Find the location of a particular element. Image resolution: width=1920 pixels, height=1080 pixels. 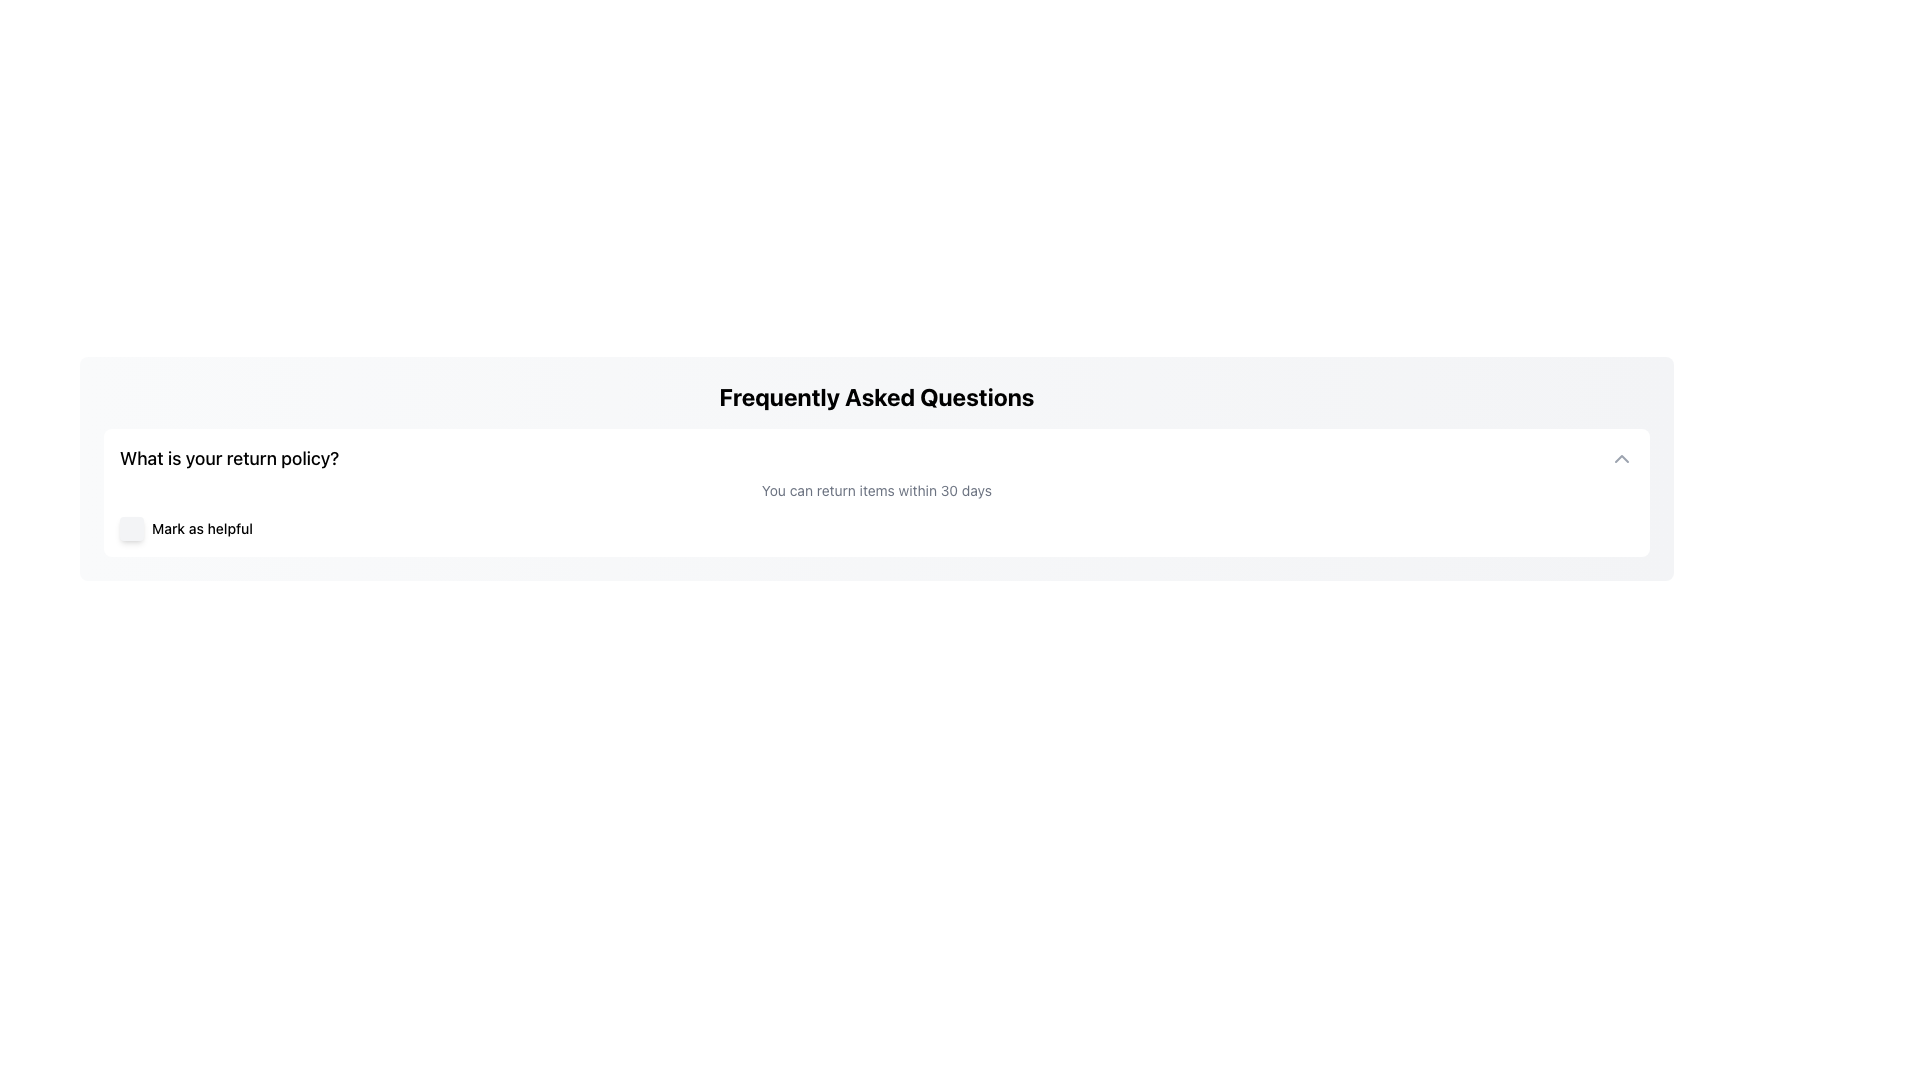

the static text label providing information about the return policy, located directly under the question 'What is your return policy?' is located at coordinates (877, 490).